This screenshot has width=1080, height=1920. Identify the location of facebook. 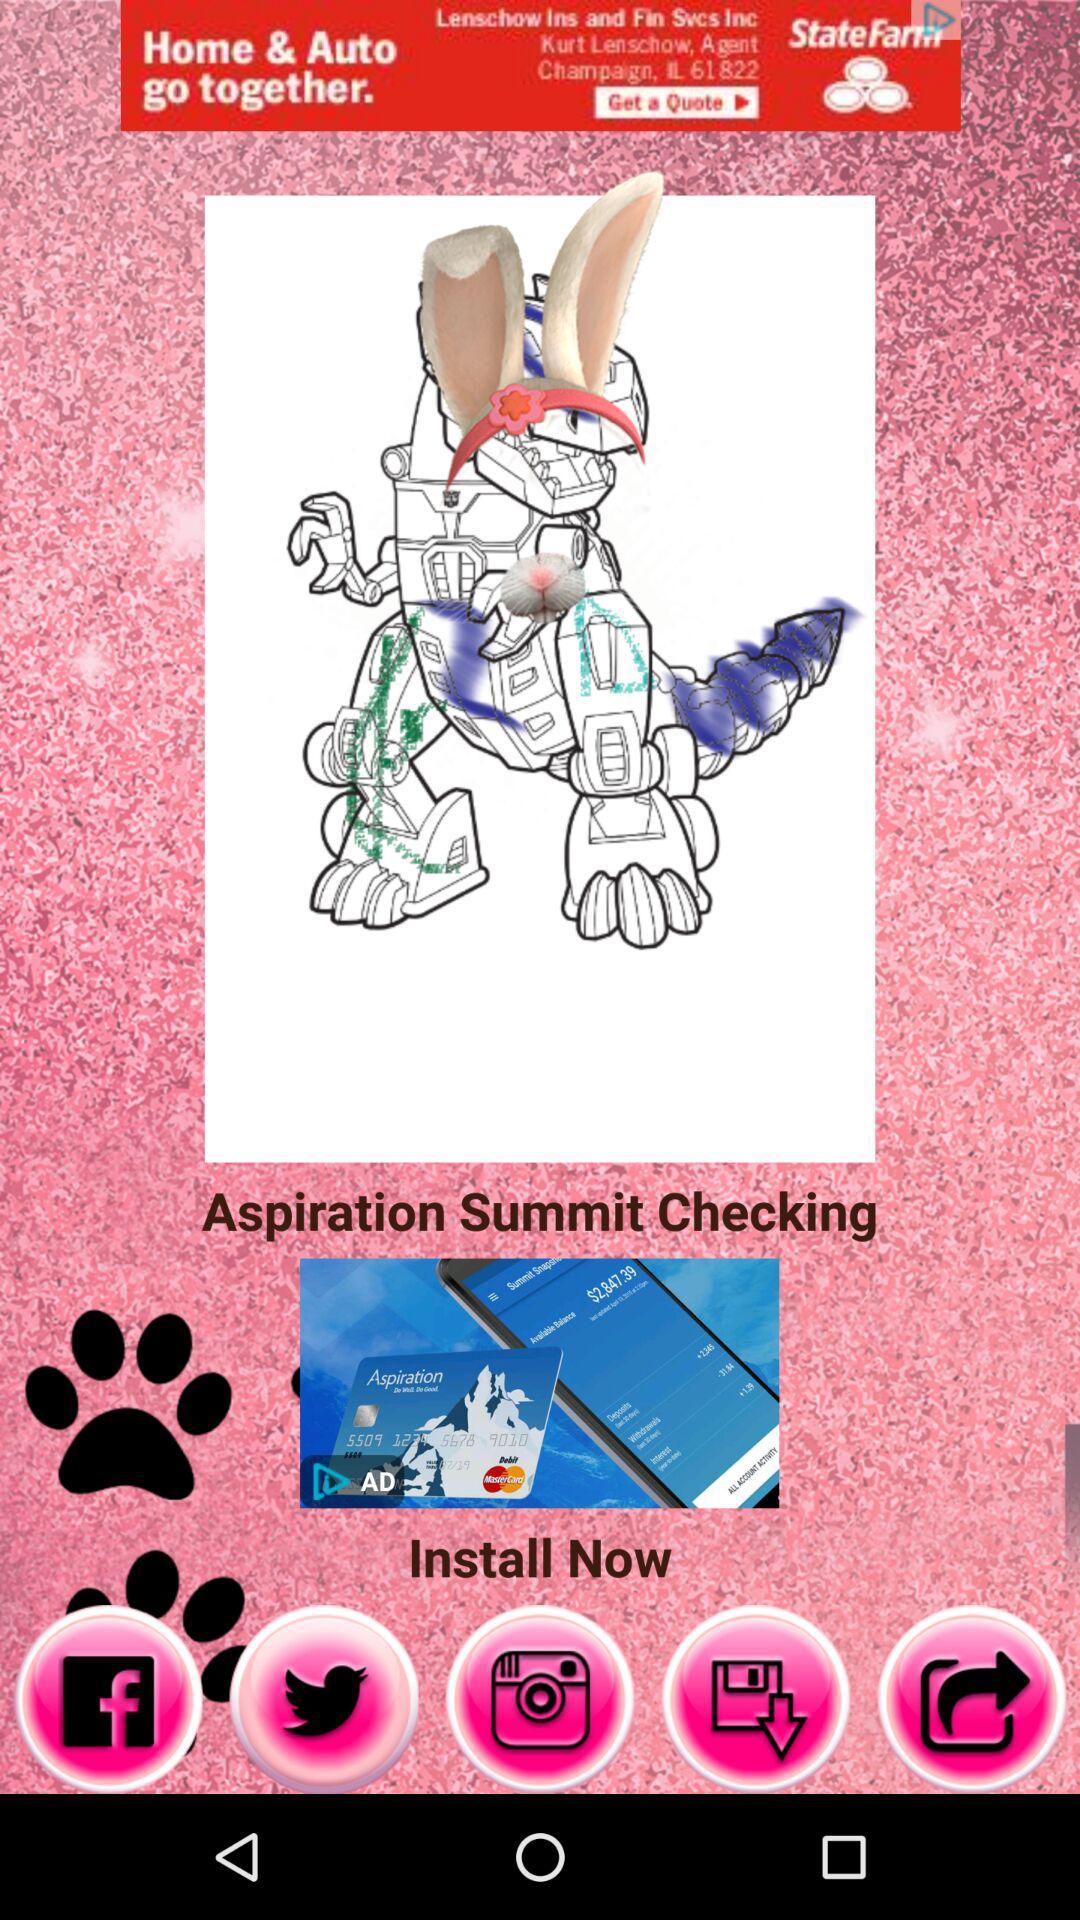
(108, 1698).